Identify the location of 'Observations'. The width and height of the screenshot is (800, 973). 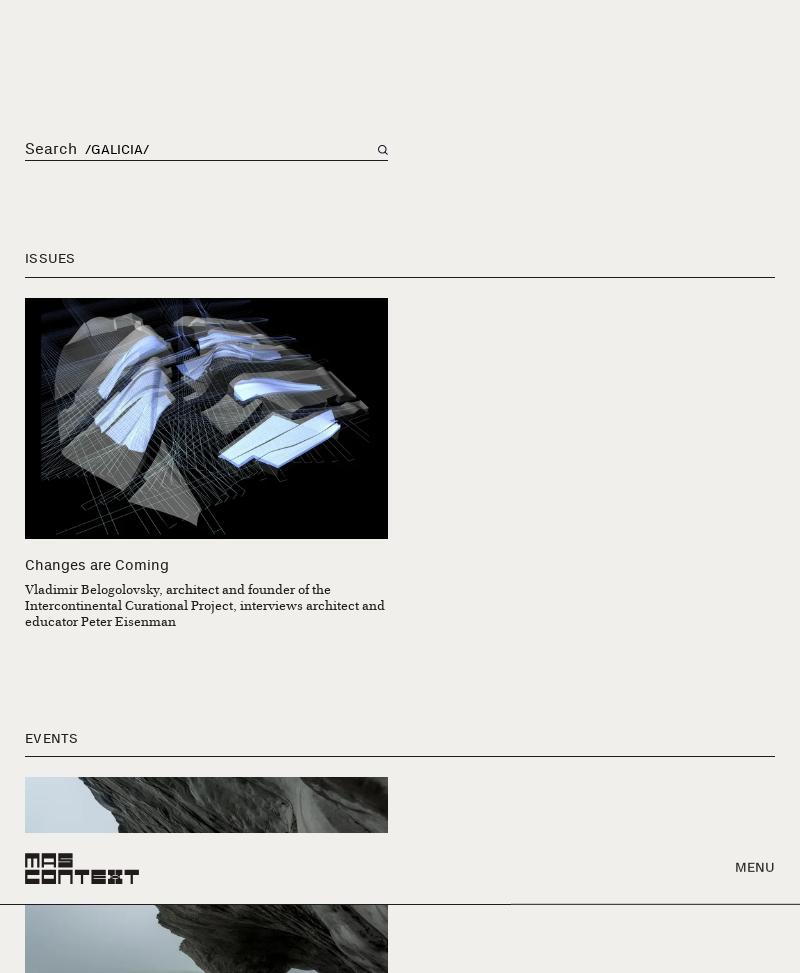
(77, 329).